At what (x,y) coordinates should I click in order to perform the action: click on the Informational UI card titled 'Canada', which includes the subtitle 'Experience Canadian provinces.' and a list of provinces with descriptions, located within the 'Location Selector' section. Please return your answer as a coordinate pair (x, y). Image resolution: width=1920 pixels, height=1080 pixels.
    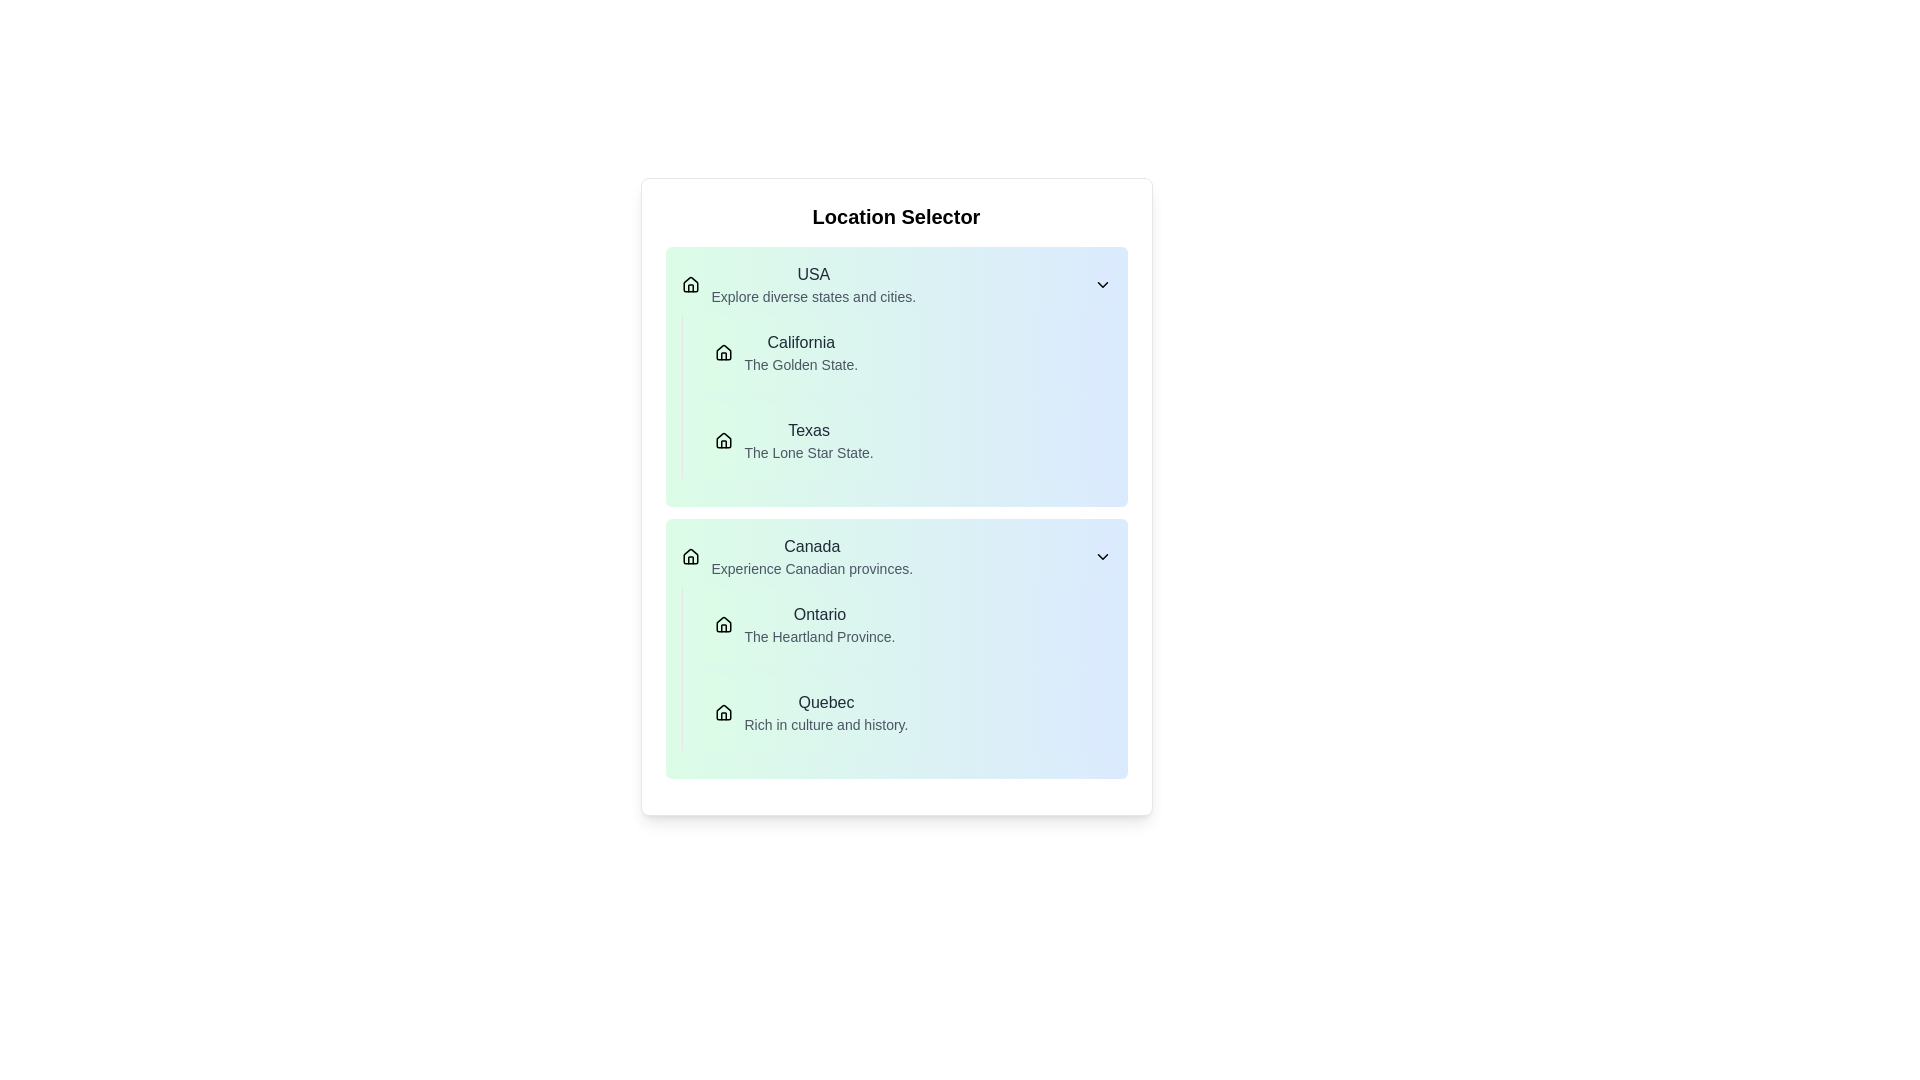
    Looking at the image, I should click on (895, 648).